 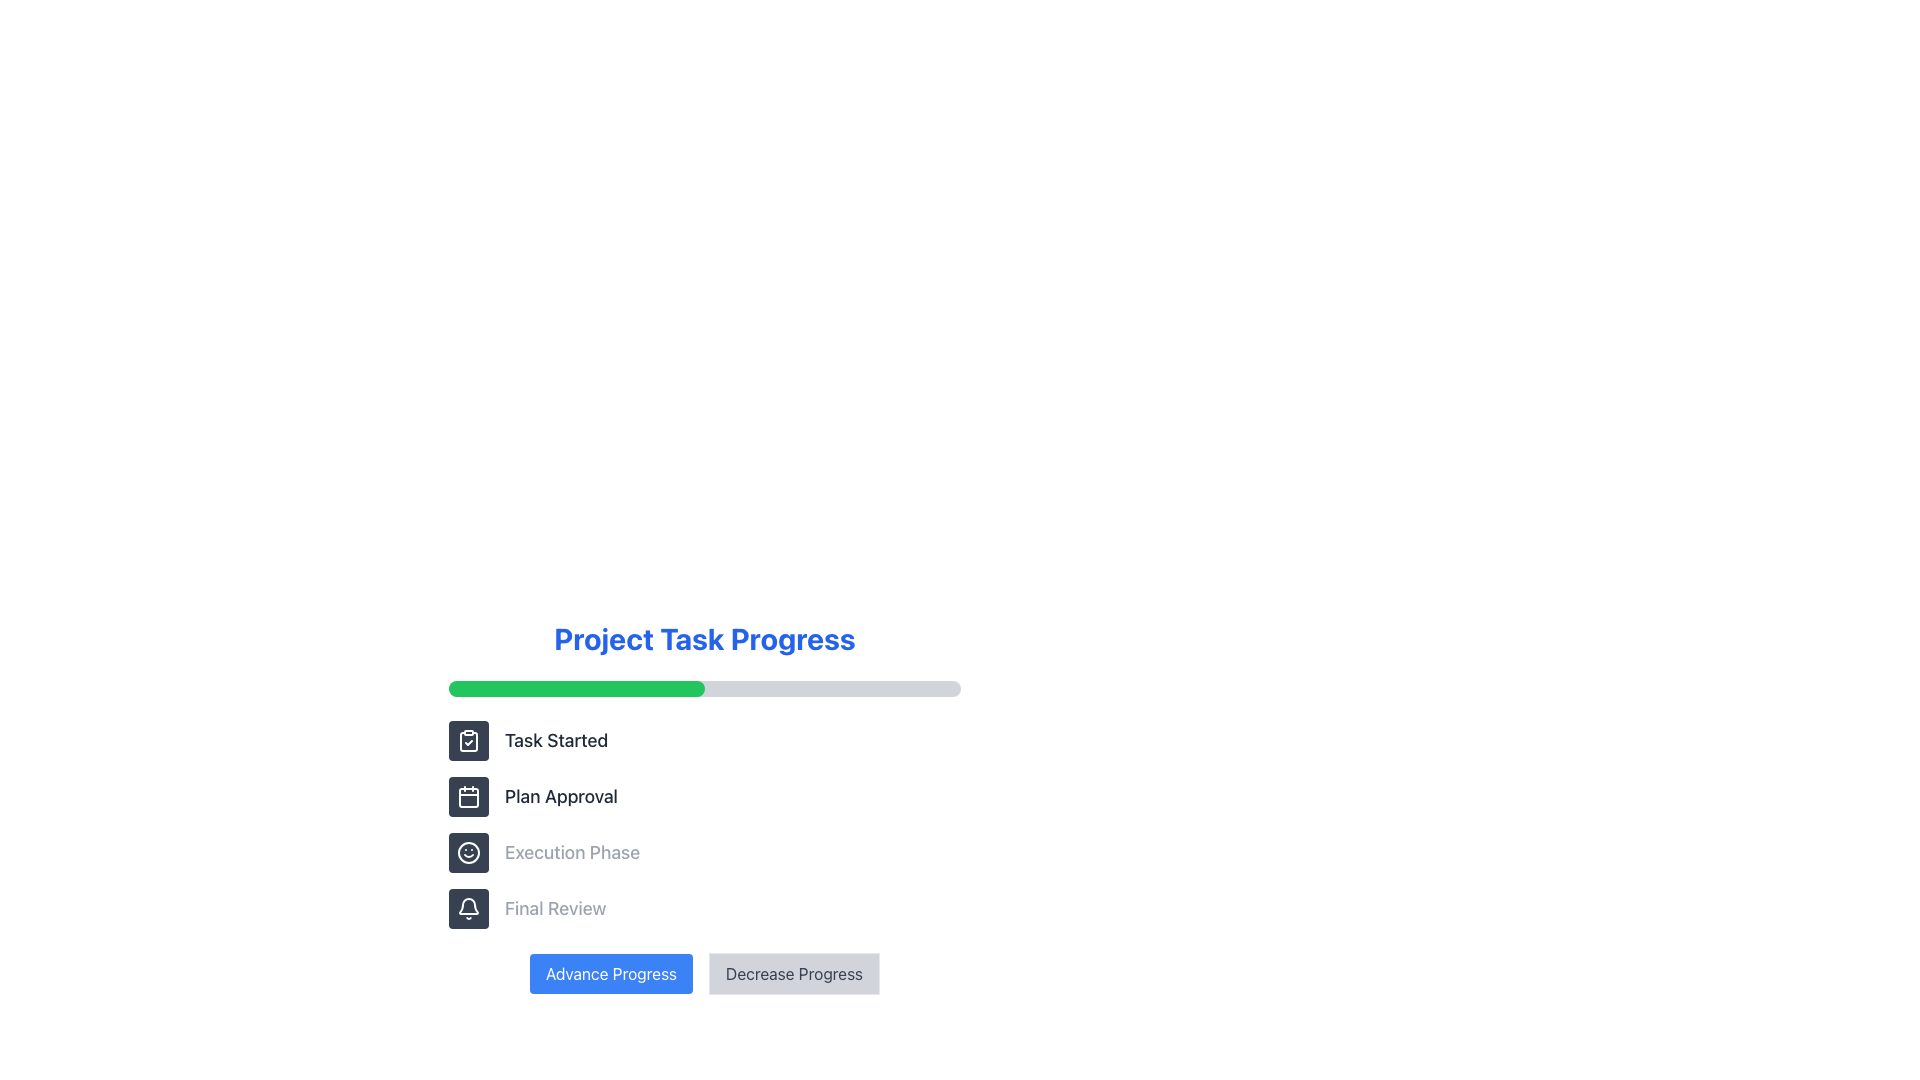 What do you see at coordinates (468, 740) in the screenshot?
I see `the 'Task Started' status icon located at the upper left of the vertical set of buttons in the project's task progress interface` at bounding box center [468, 740].